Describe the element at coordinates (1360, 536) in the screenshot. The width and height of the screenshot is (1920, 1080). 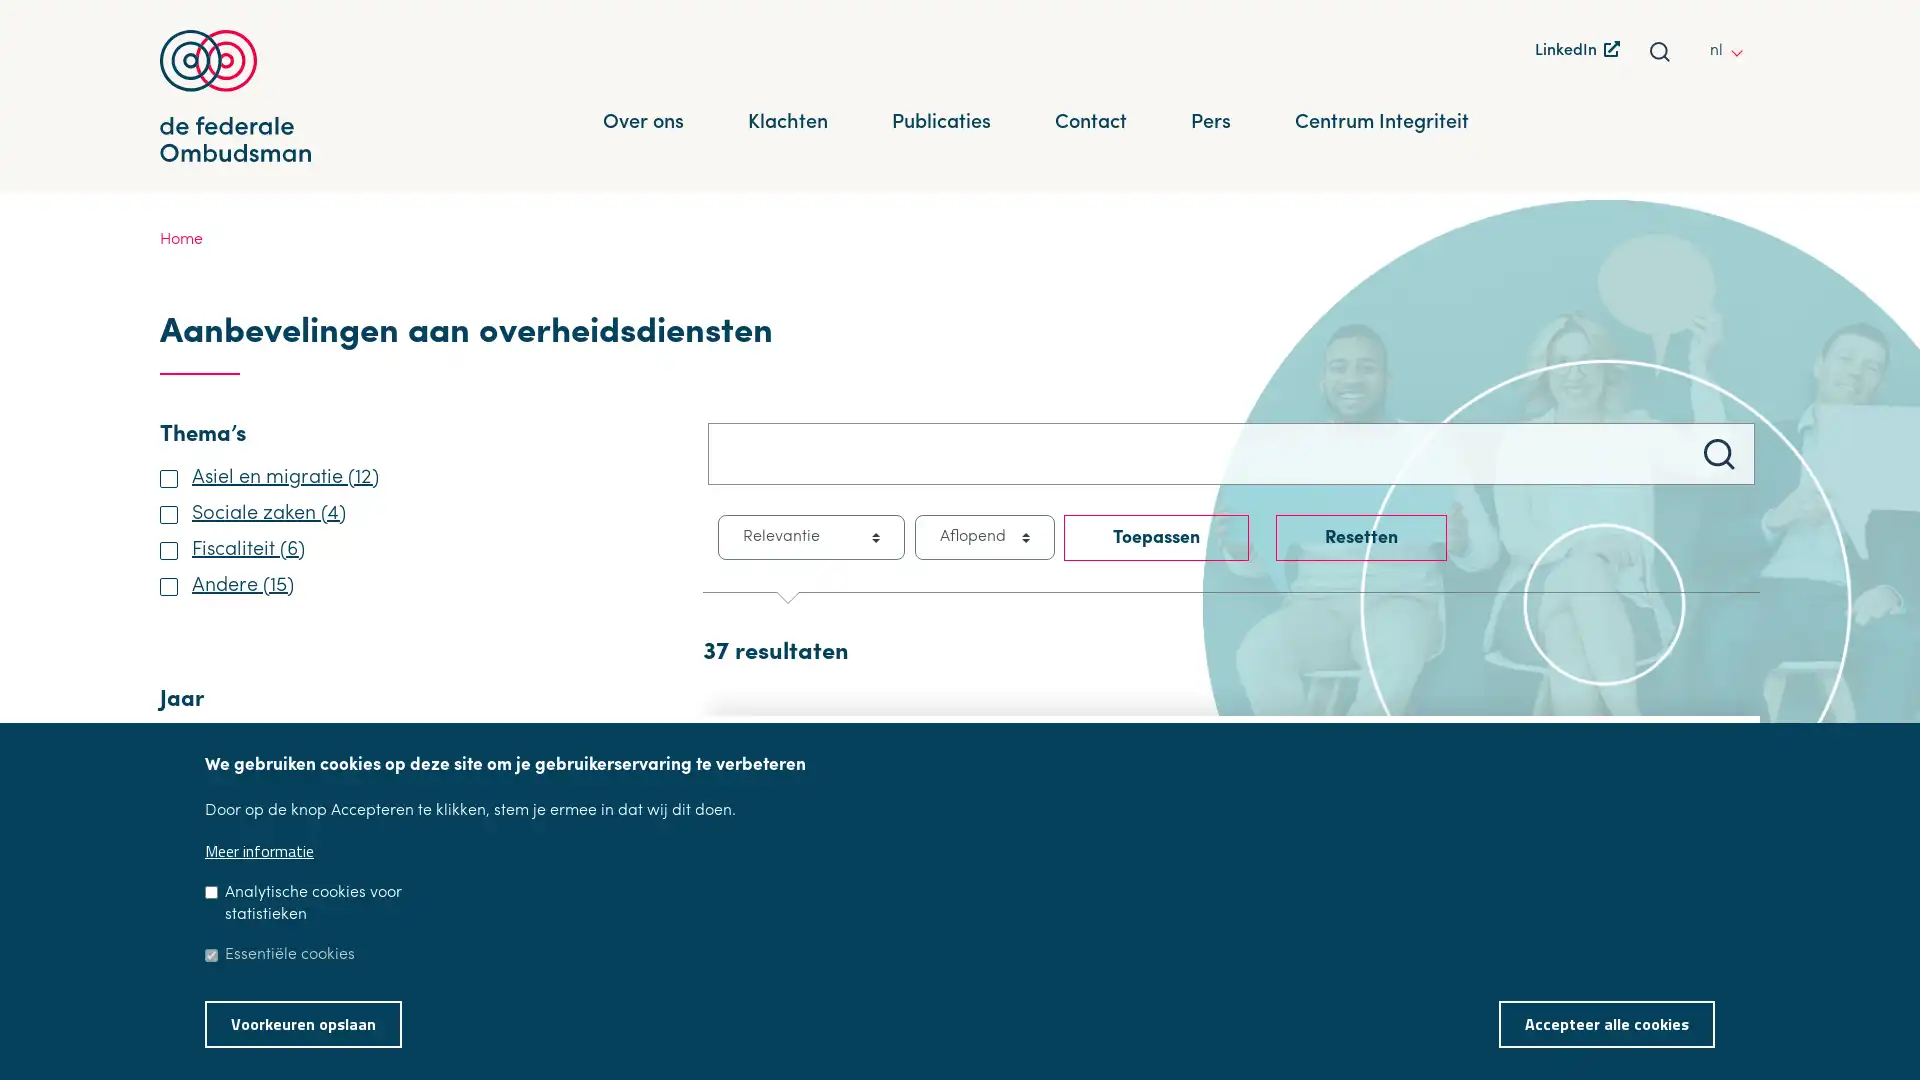
I see `Resetten` at that location.